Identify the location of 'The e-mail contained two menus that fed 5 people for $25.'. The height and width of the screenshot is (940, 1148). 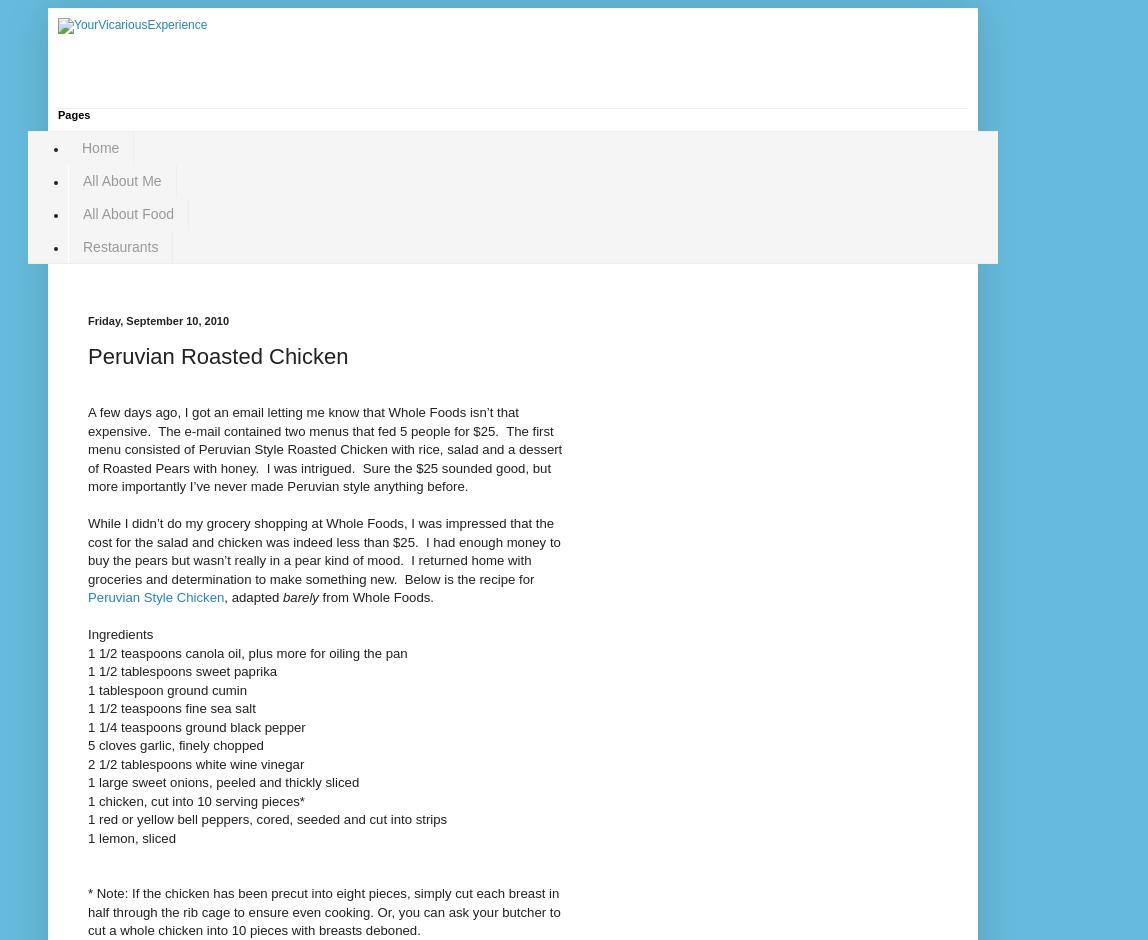
(328, 430).